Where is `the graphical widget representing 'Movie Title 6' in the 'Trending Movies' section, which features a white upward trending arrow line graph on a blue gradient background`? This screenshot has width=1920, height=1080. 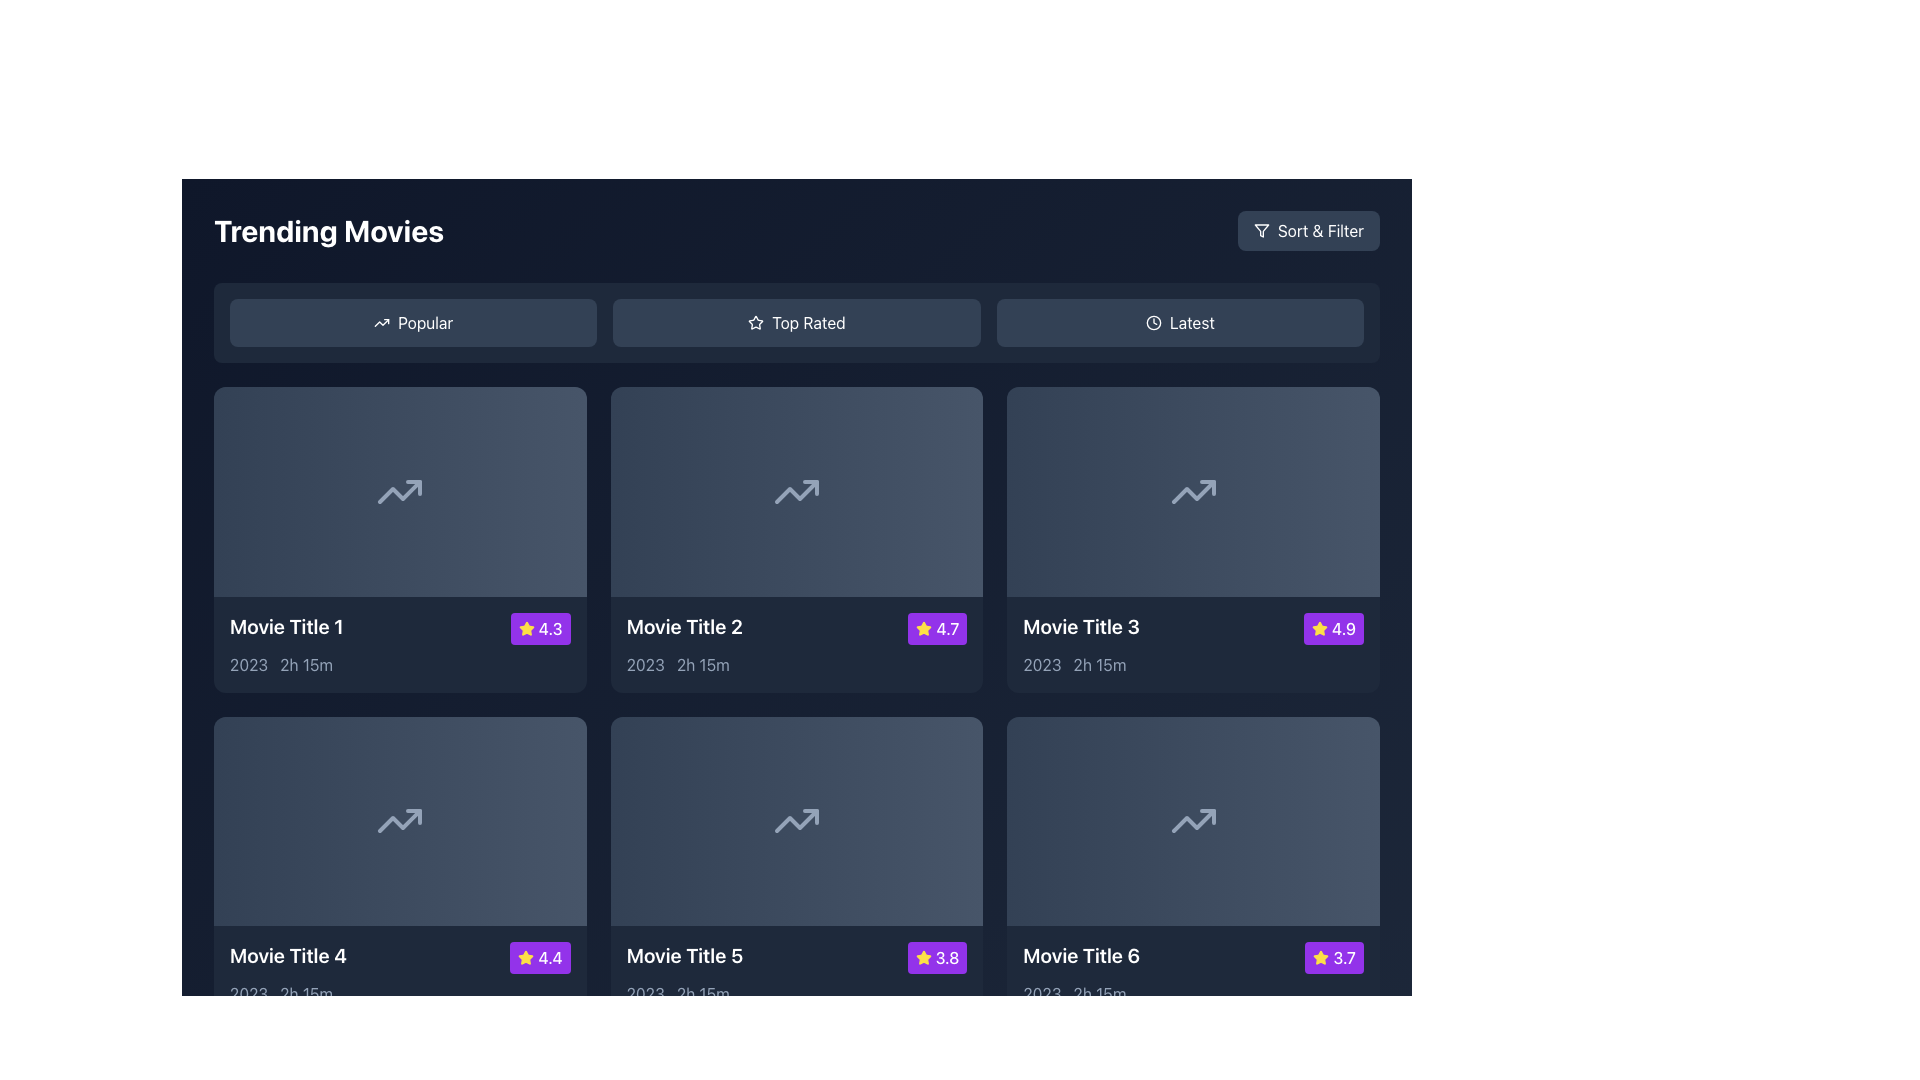 the graphical widget representing 'Movie Title 6' in the 'Trending Movies' section, which features a white upward trending arrow line graph on a blue gradient background is located at coordinates (1193, 821).